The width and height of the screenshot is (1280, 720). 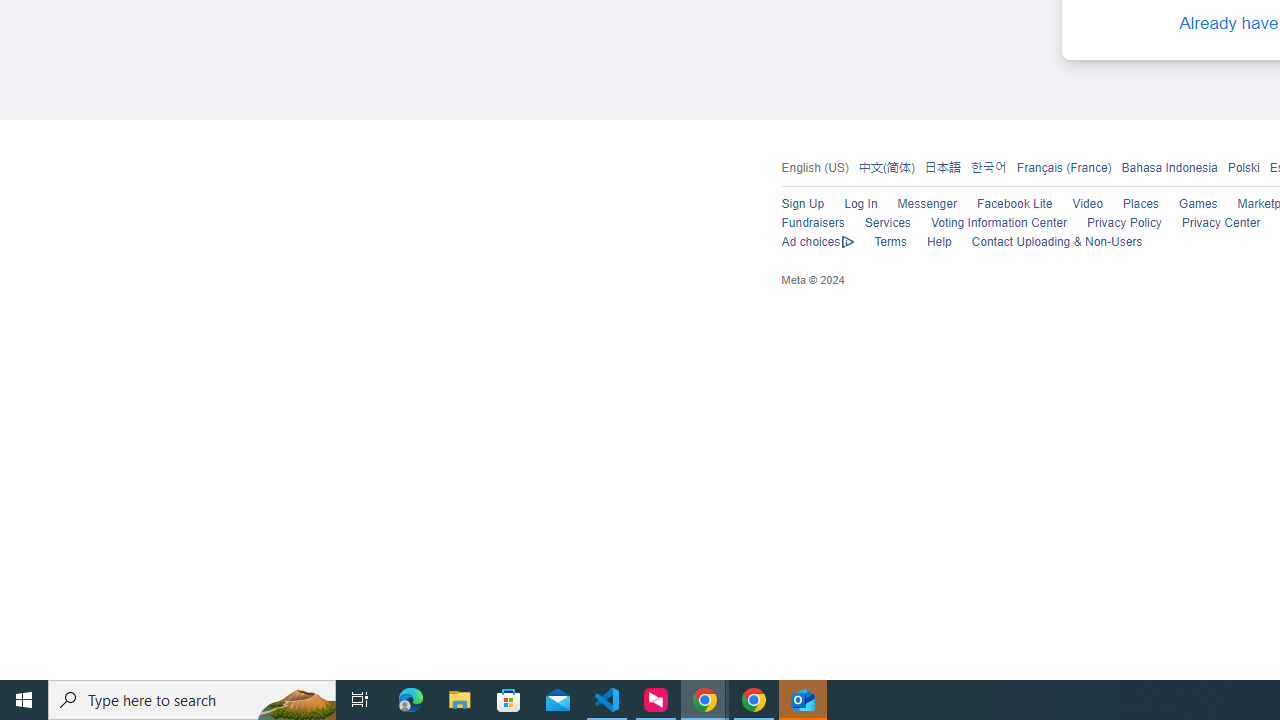 I want to click on 'Privacy Policy', so click(x=1123, y=223).